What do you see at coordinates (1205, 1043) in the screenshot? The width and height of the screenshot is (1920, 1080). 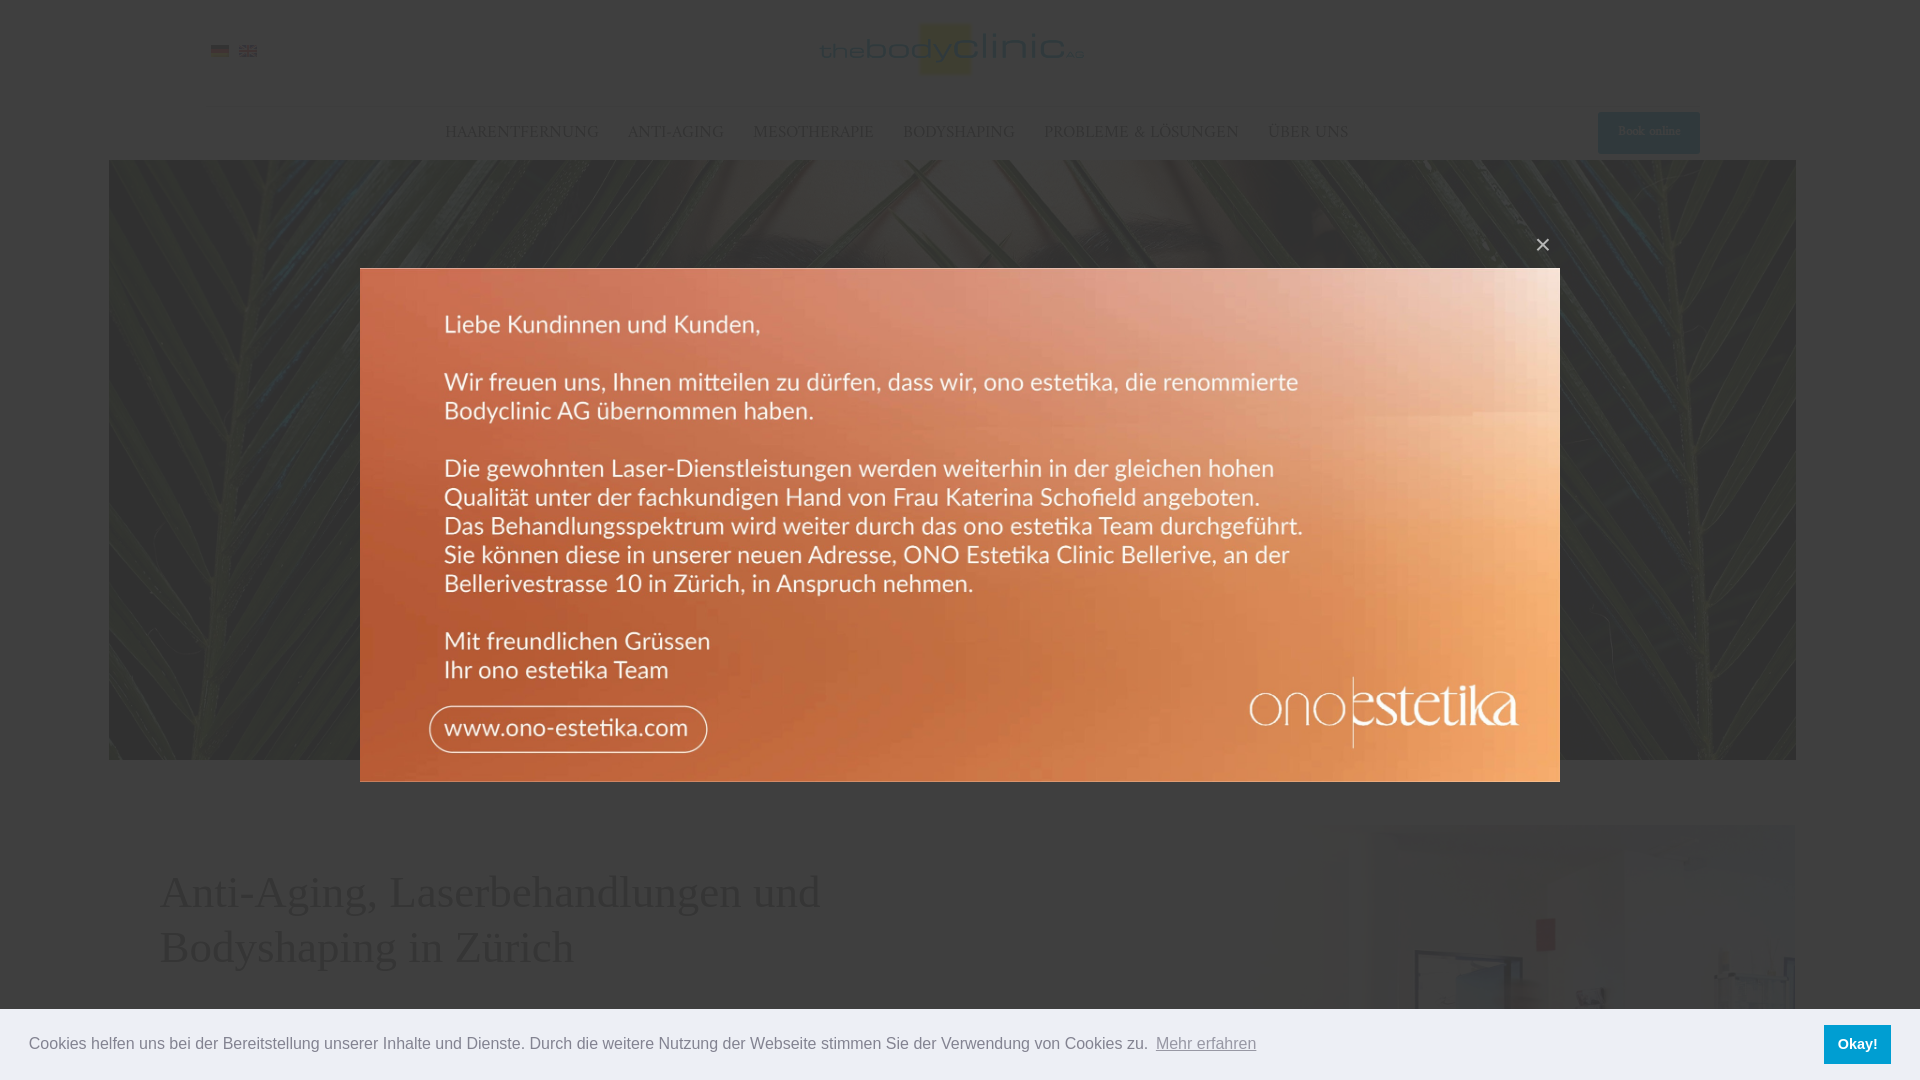 I see `'Mehr erfahren'` at bounding box center [1205, 1043].